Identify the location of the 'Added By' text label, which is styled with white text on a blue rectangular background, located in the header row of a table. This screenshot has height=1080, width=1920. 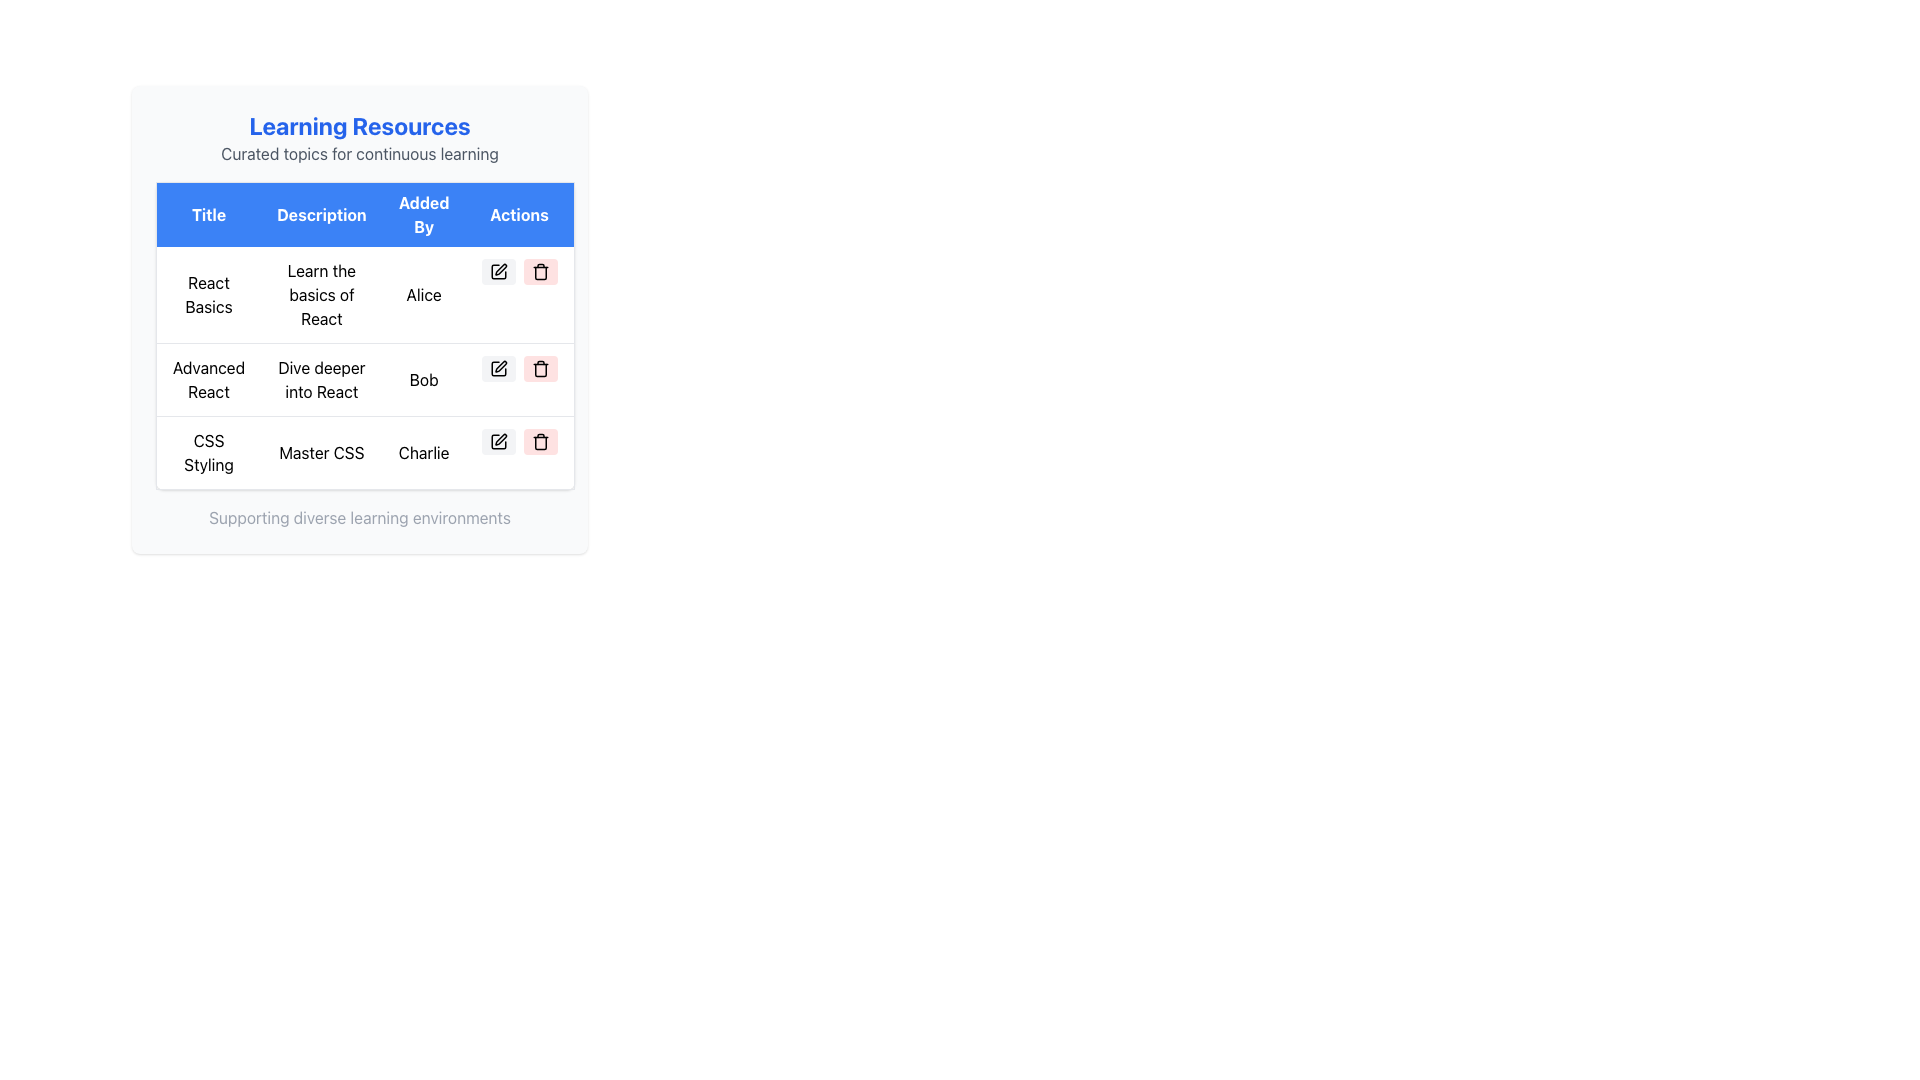
(423, 214).